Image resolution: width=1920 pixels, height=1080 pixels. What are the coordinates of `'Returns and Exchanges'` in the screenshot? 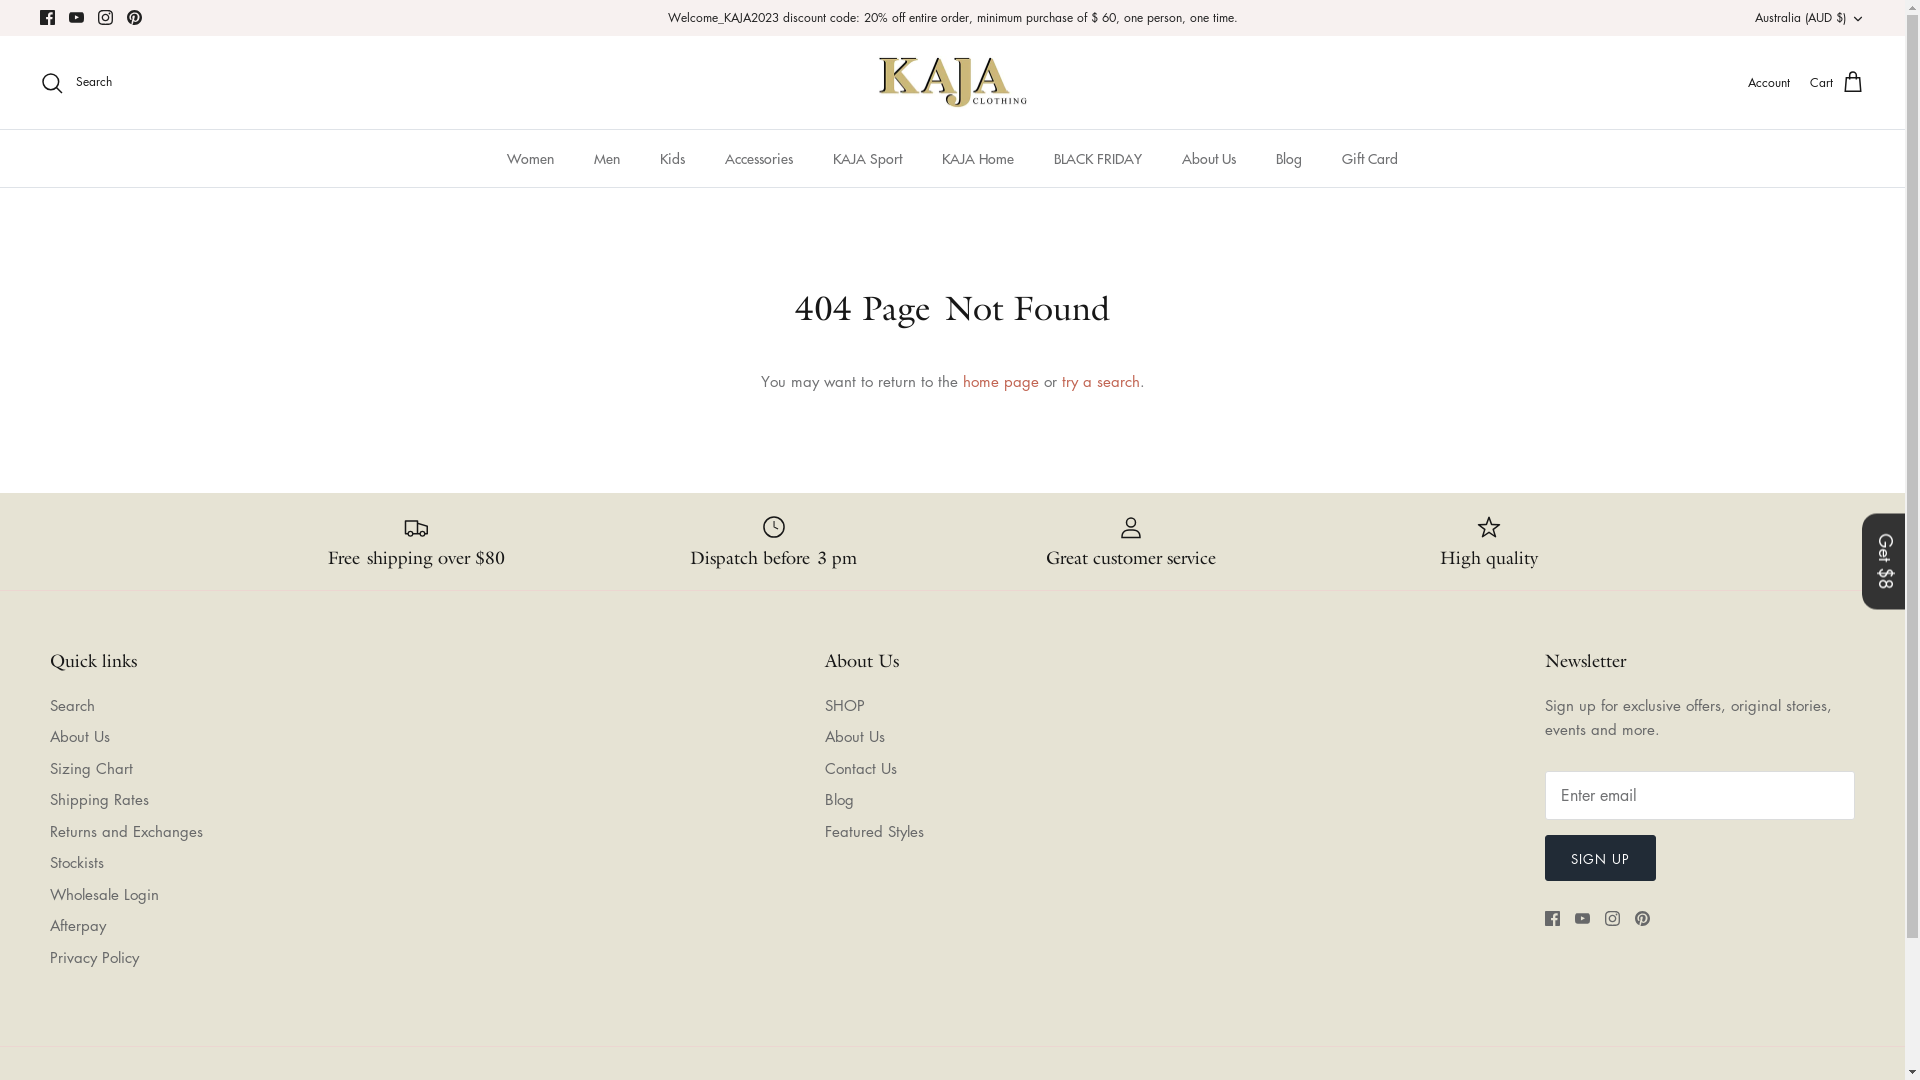 It's located at (125, 830).